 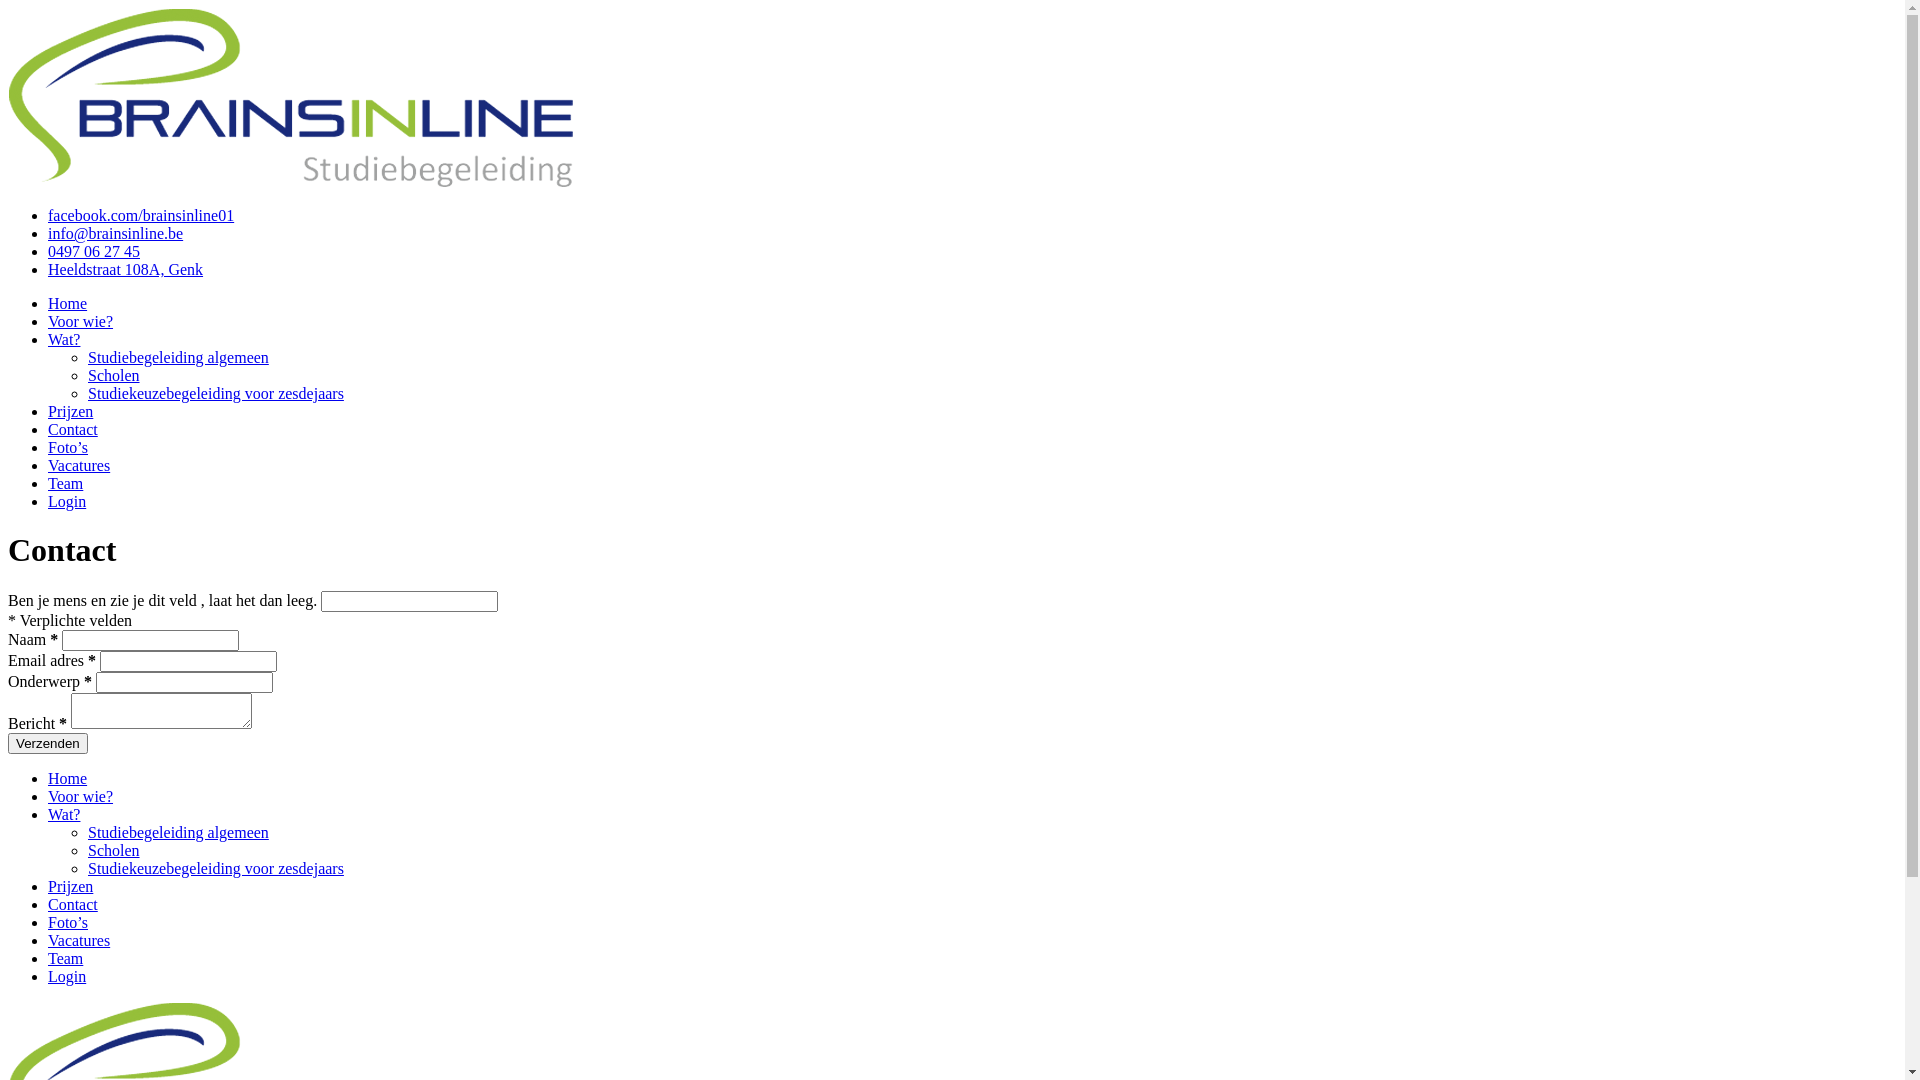 What do you see at coordinates (78, 940) in the screenshot?
I see `'Vacatures'` at bounding box center [78, 940].